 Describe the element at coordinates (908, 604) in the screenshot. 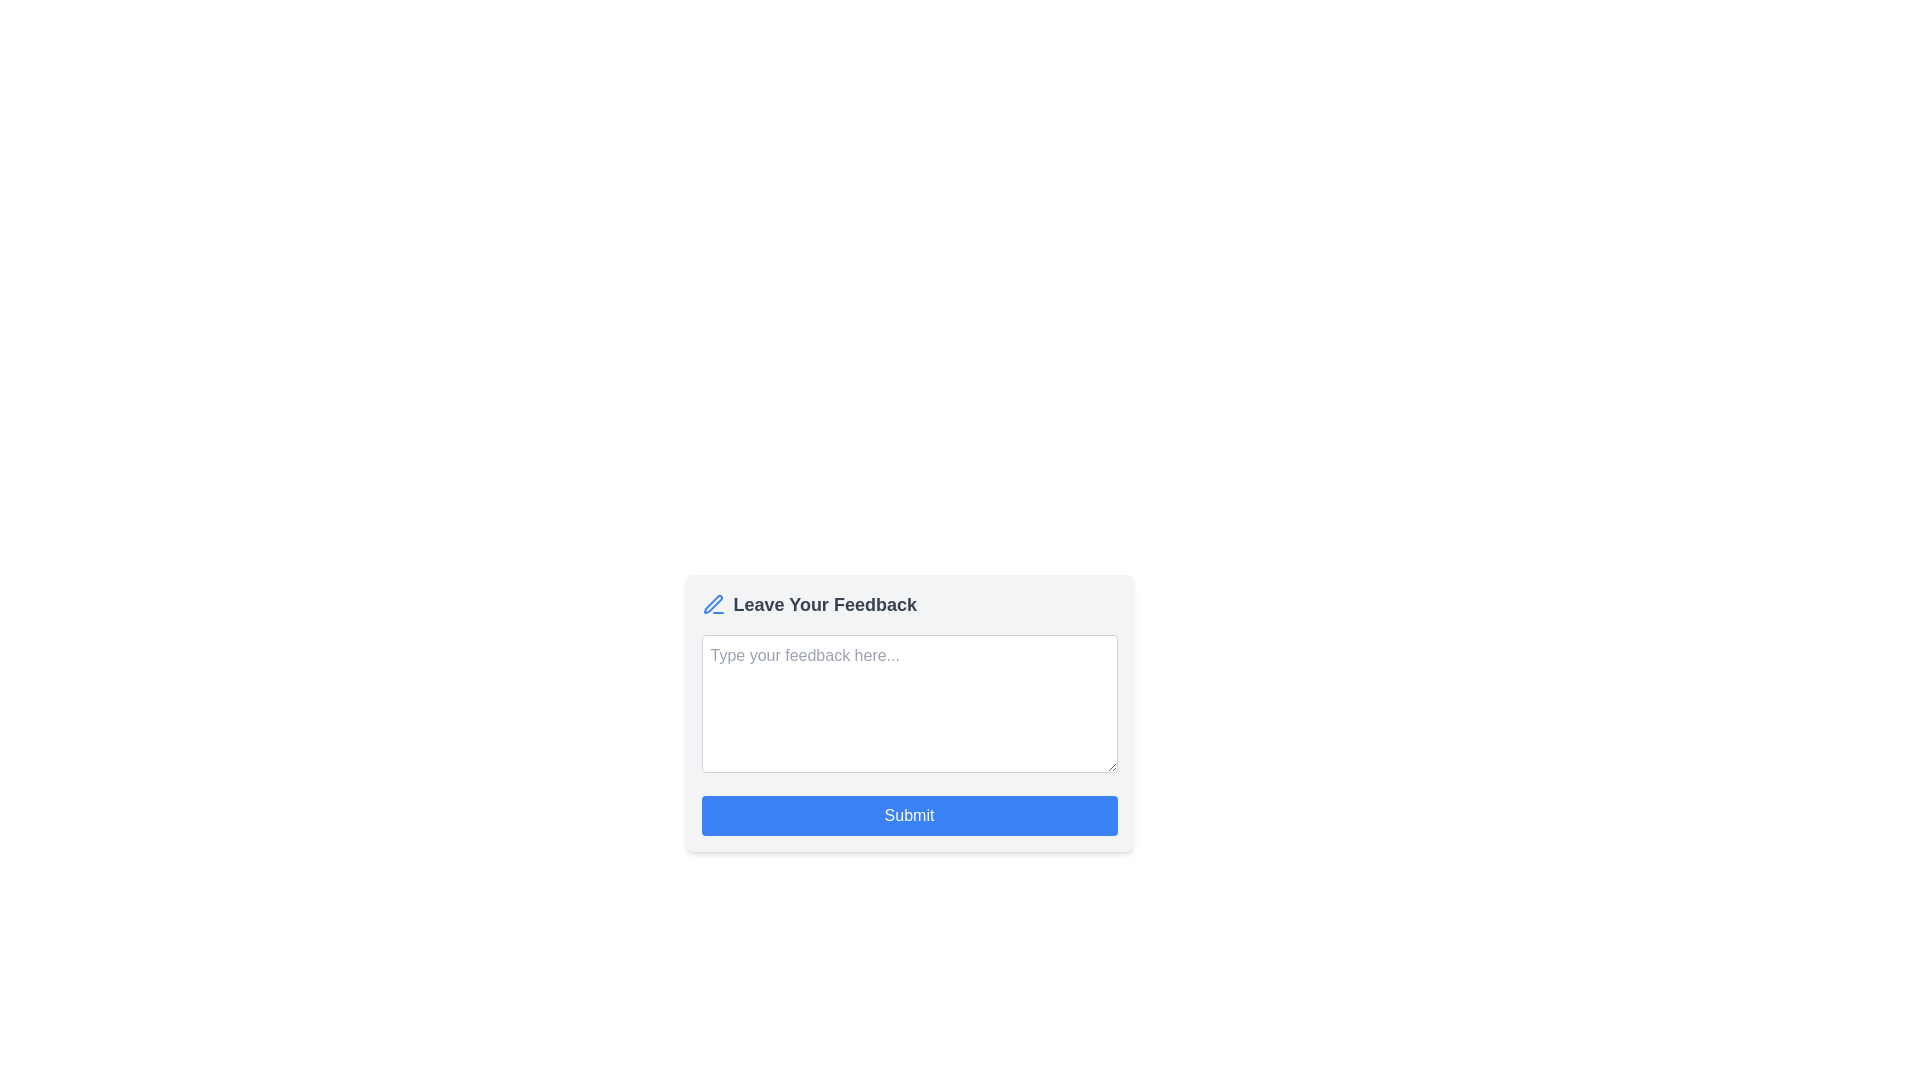

I see `the label or header element that introduces the feedback section, positioned at the top of the feedback component` at that location.